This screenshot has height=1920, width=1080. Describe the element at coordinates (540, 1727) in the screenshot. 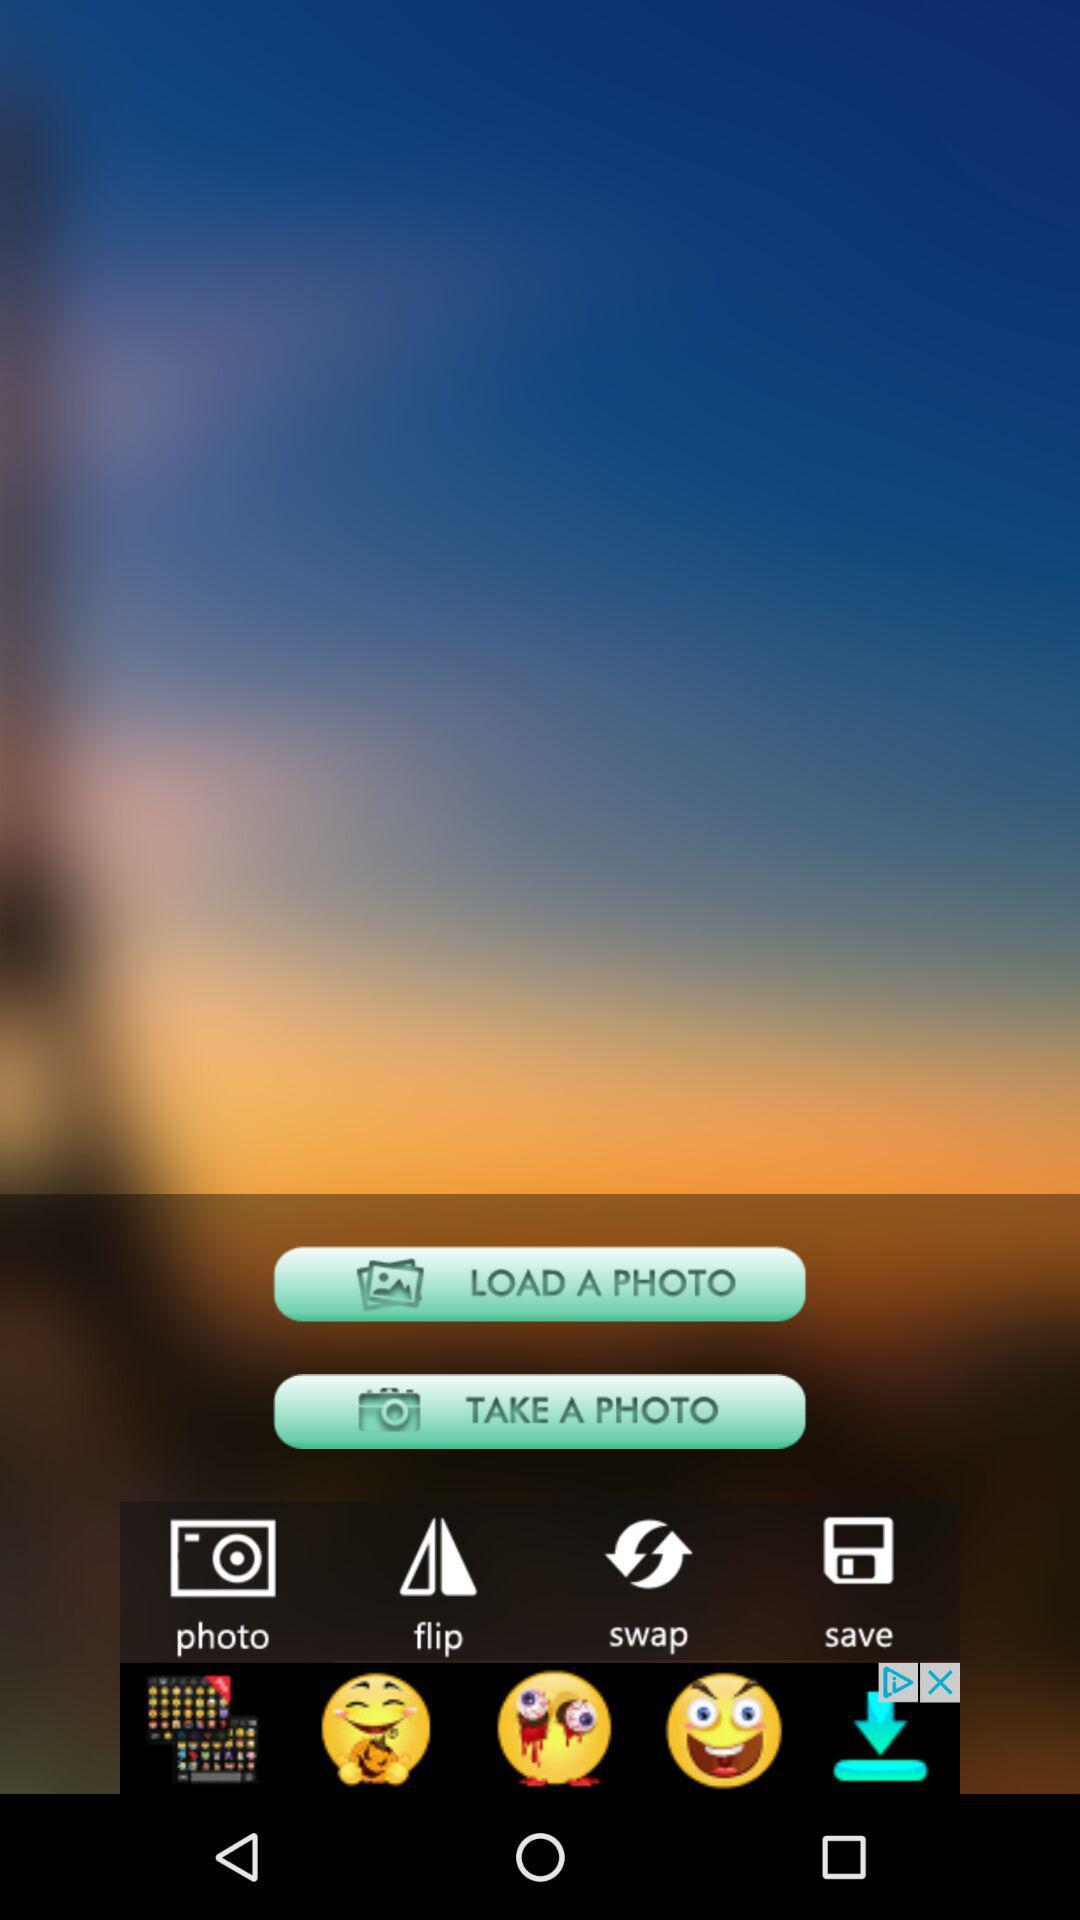

I see `advertisement banner would take off site` at that location.